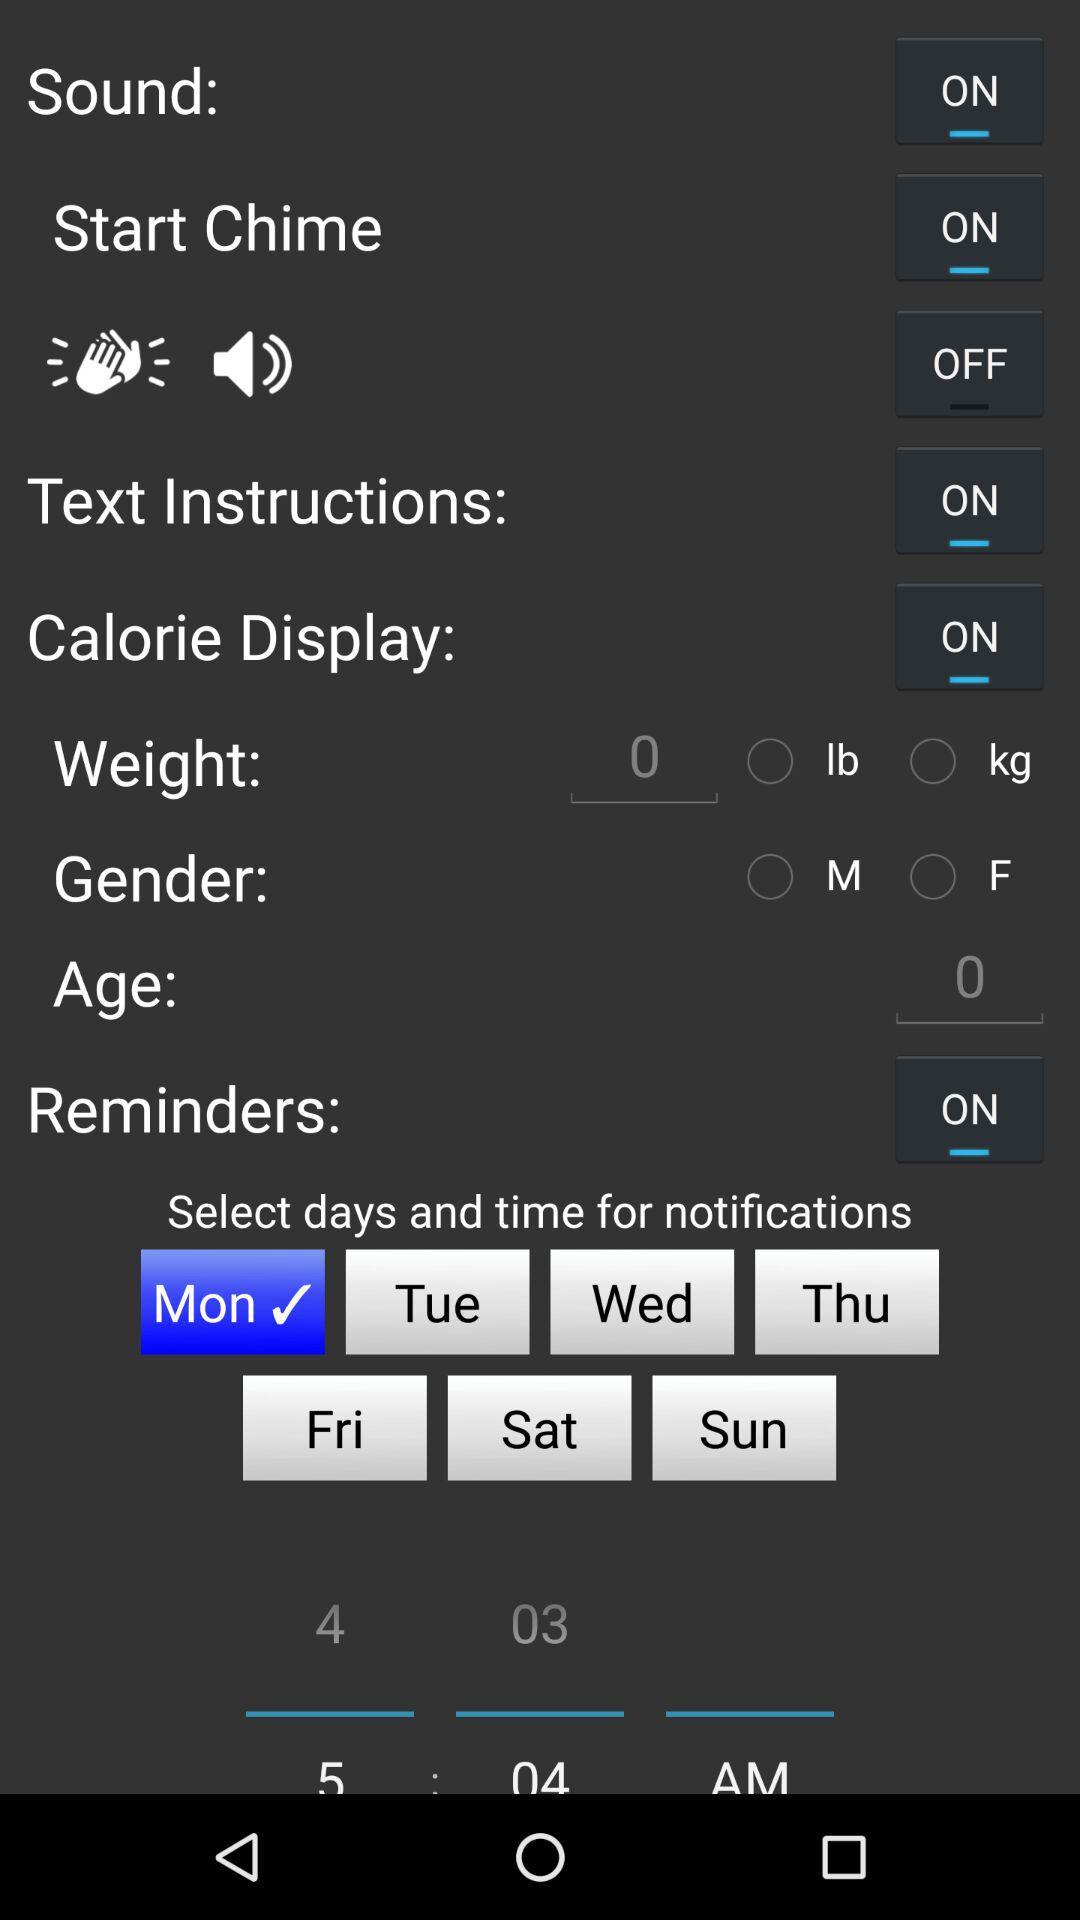 The height and width of the screenshot is (1920, 1080). I want to click on input weight, so click(644, 760).